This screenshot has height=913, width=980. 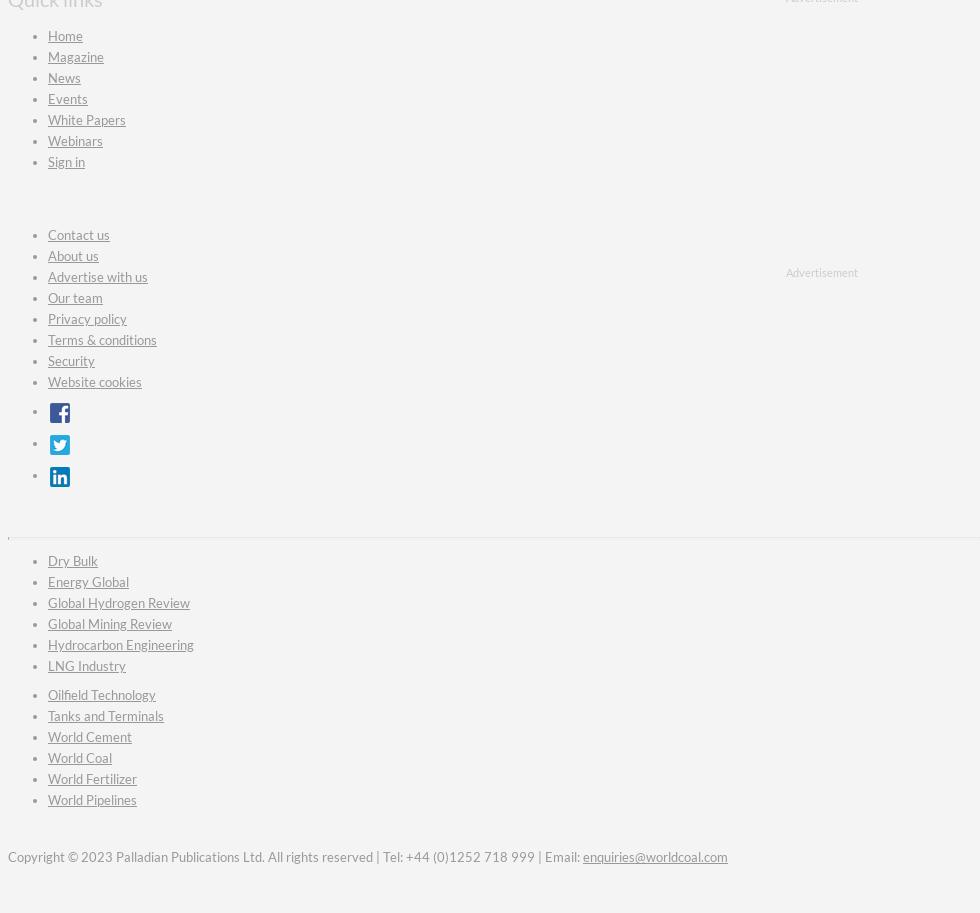 What do you see at coordinates (92, 777) in the screenshot?
I see `'World Fertilizer'` at bounding box center [92, 777].